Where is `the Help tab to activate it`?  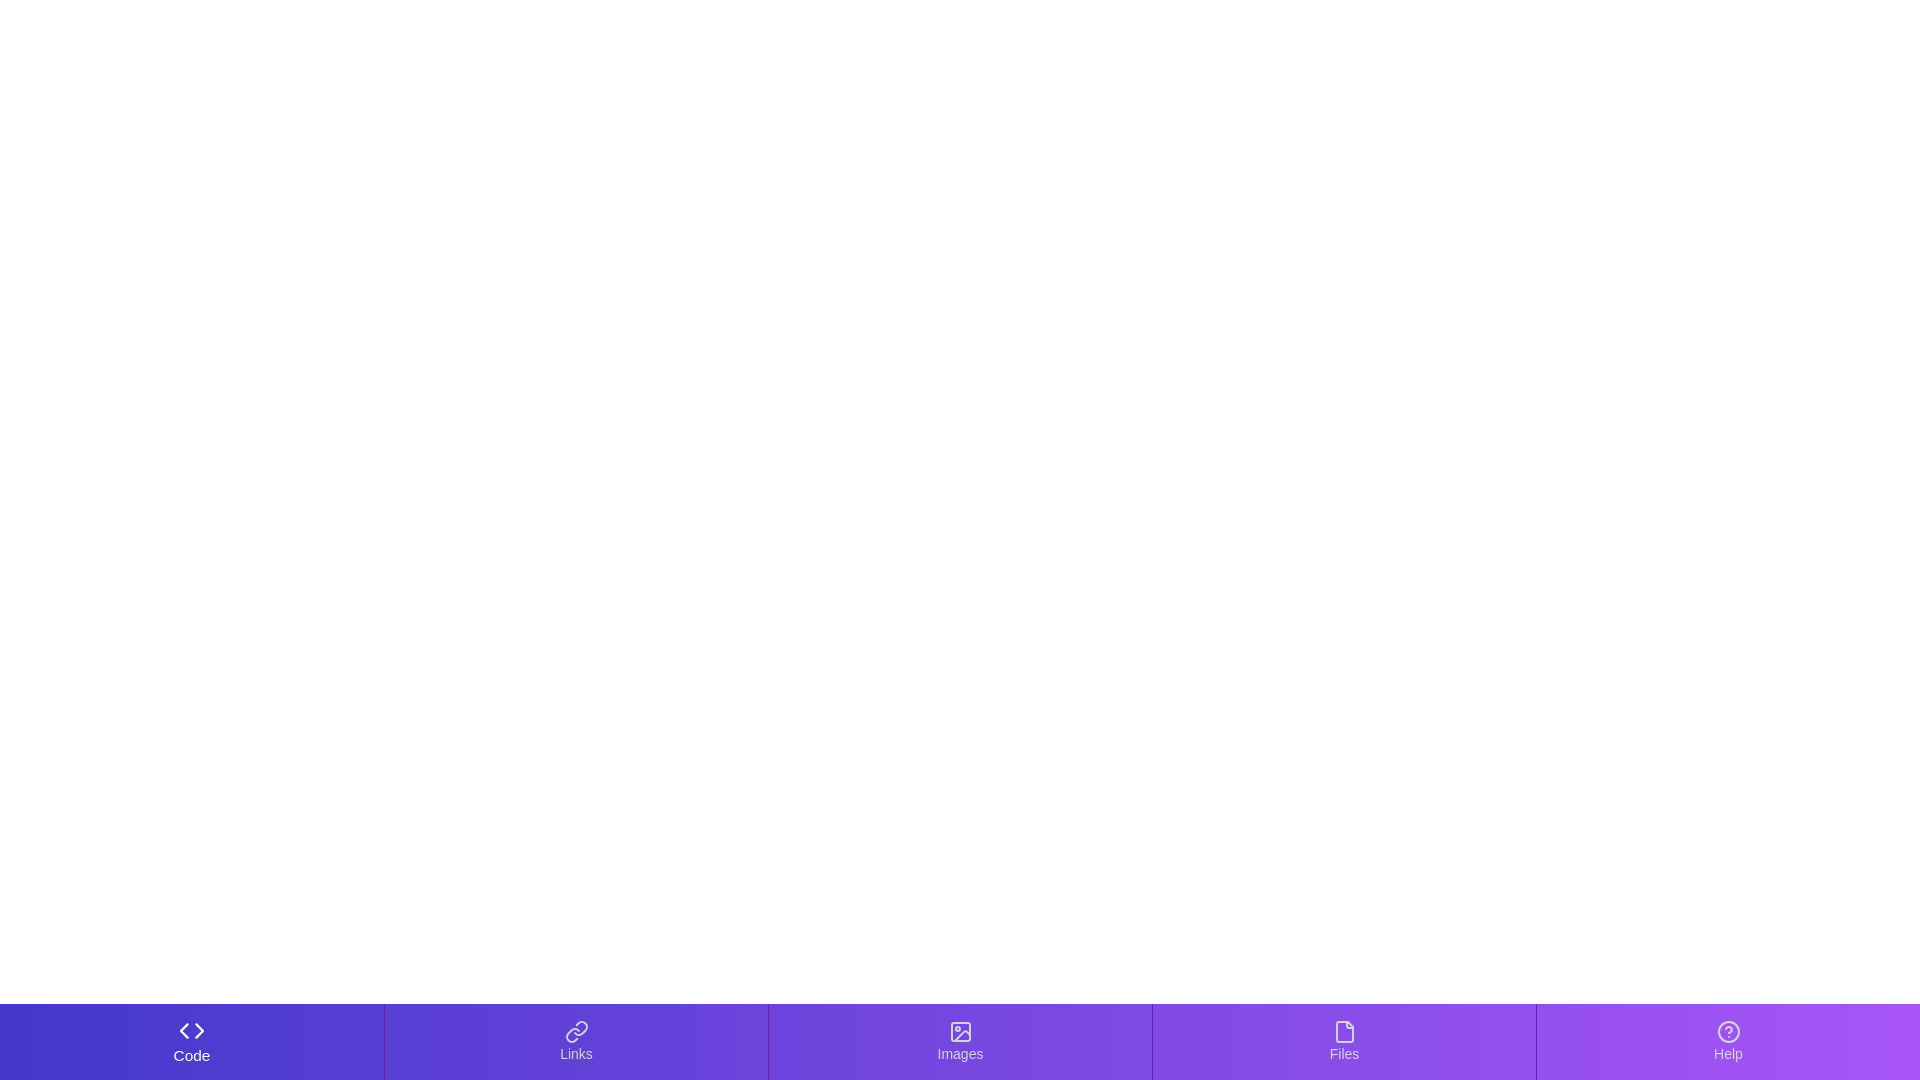 the Help tab to activate it is located at coordinates (1727, 1040).